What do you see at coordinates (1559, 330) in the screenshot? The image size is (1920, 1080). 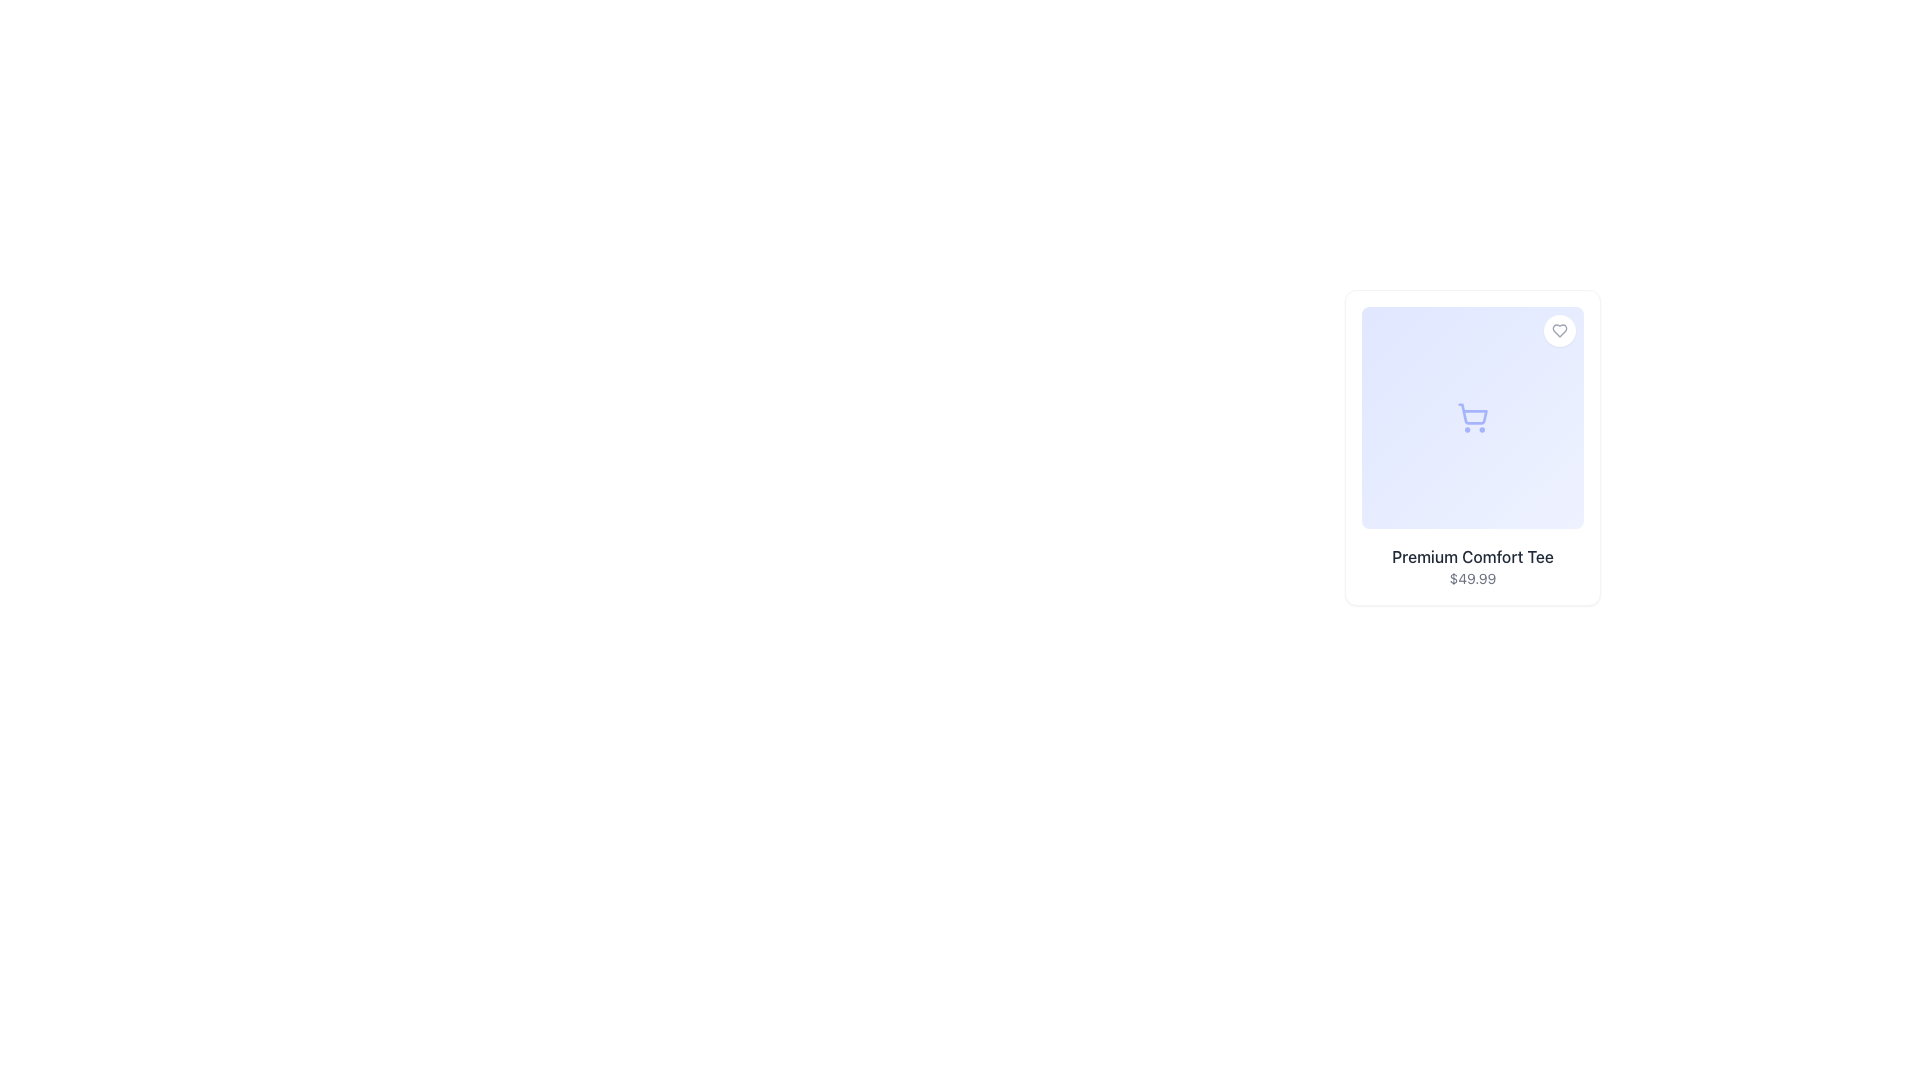 I see `the heart-shaped icon in the top-right corner of the card to favorite or unfavorite the item` at bounding box center [1559, 330].